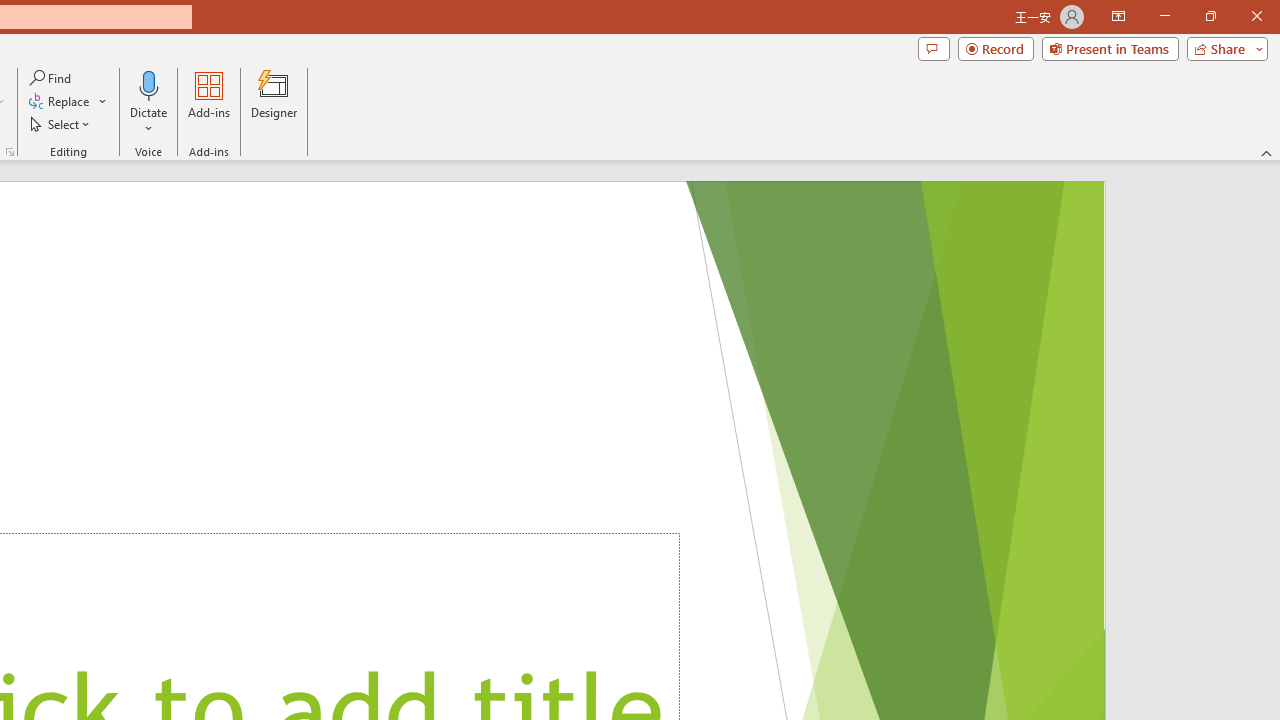 Image resolution: width=1280 pixels, height=720 pixels. Describe the element at coordinates (932, 47) in the screenshot. I see `'Comments'` at that location.